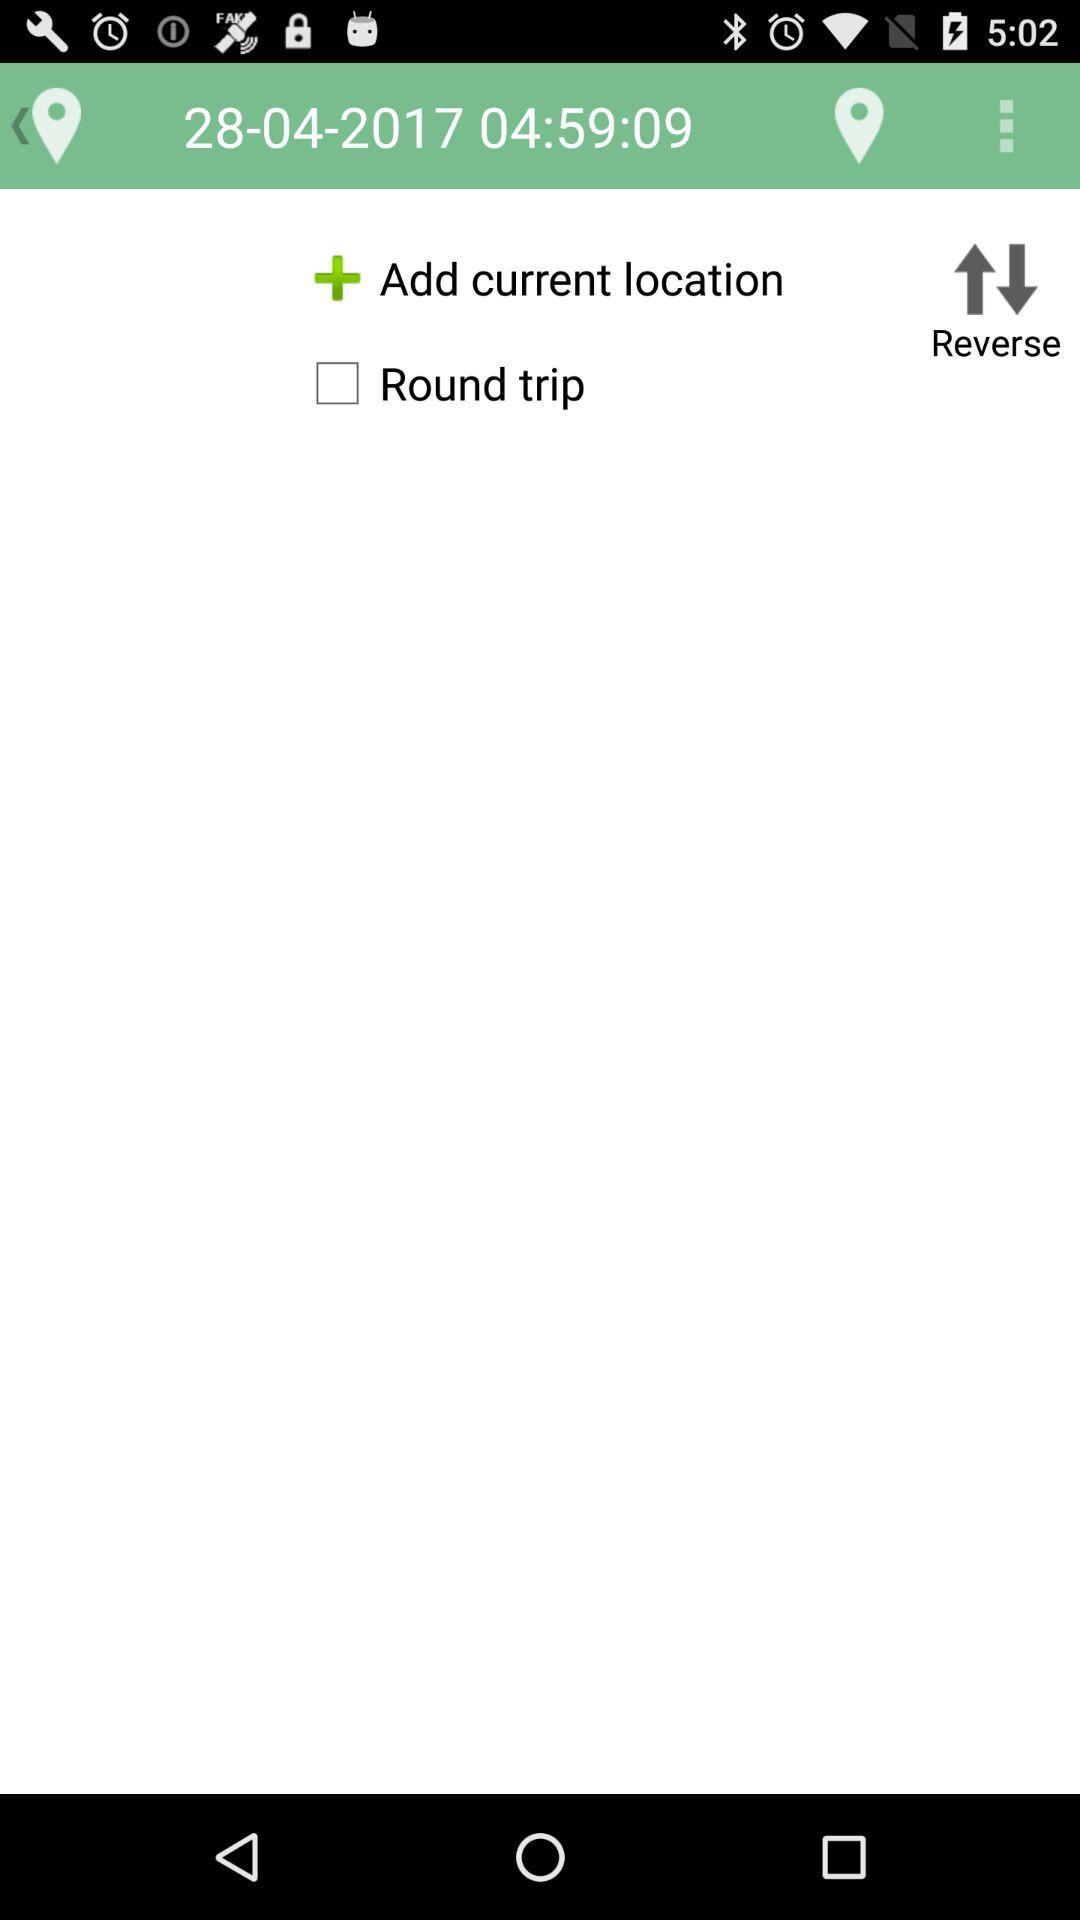 The width and height of the screenshot is (1080, 1920). Describe the element at coordinates (995, 305) in the screenshot. I see `the reverse button` at that location.